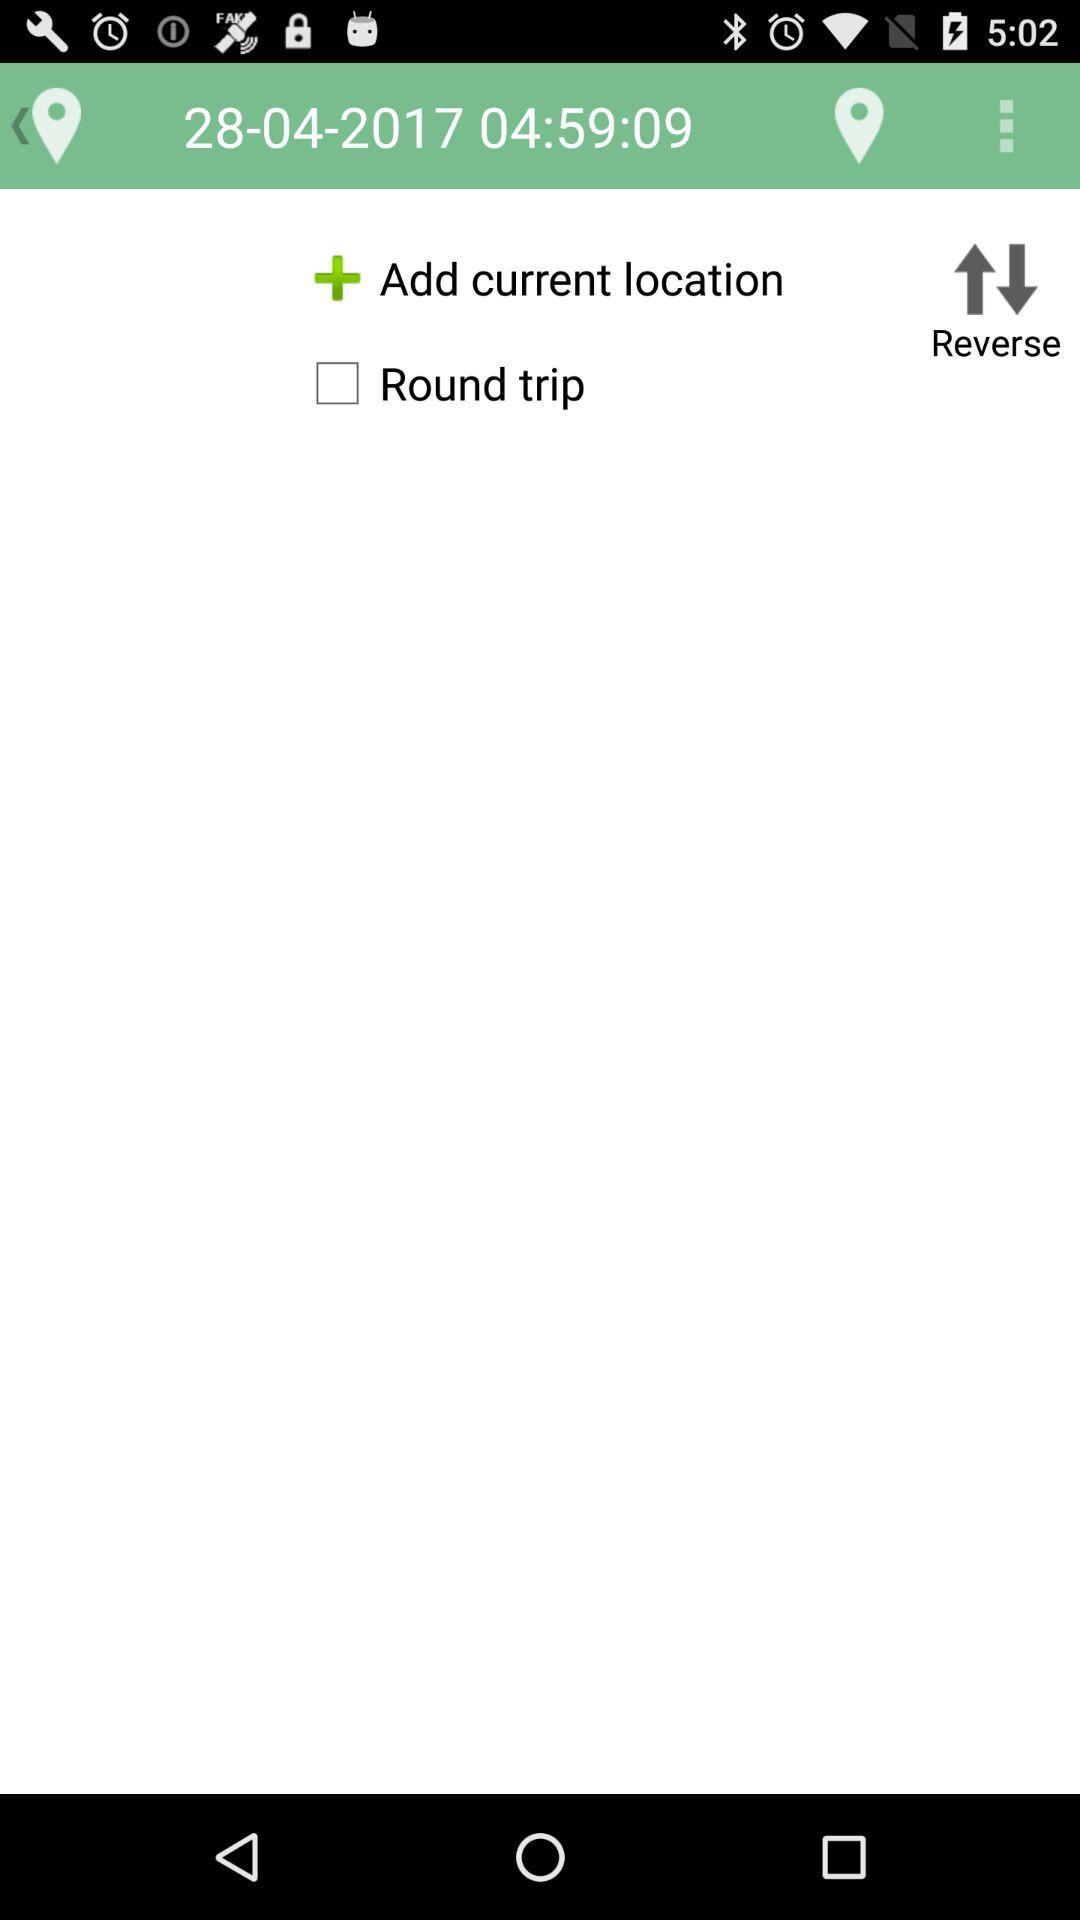 The width and height of the screenshot is (1080, 1920). Describe the element at coordinates (995, 305) in the screenshot. I see `the reverse button` at that location.